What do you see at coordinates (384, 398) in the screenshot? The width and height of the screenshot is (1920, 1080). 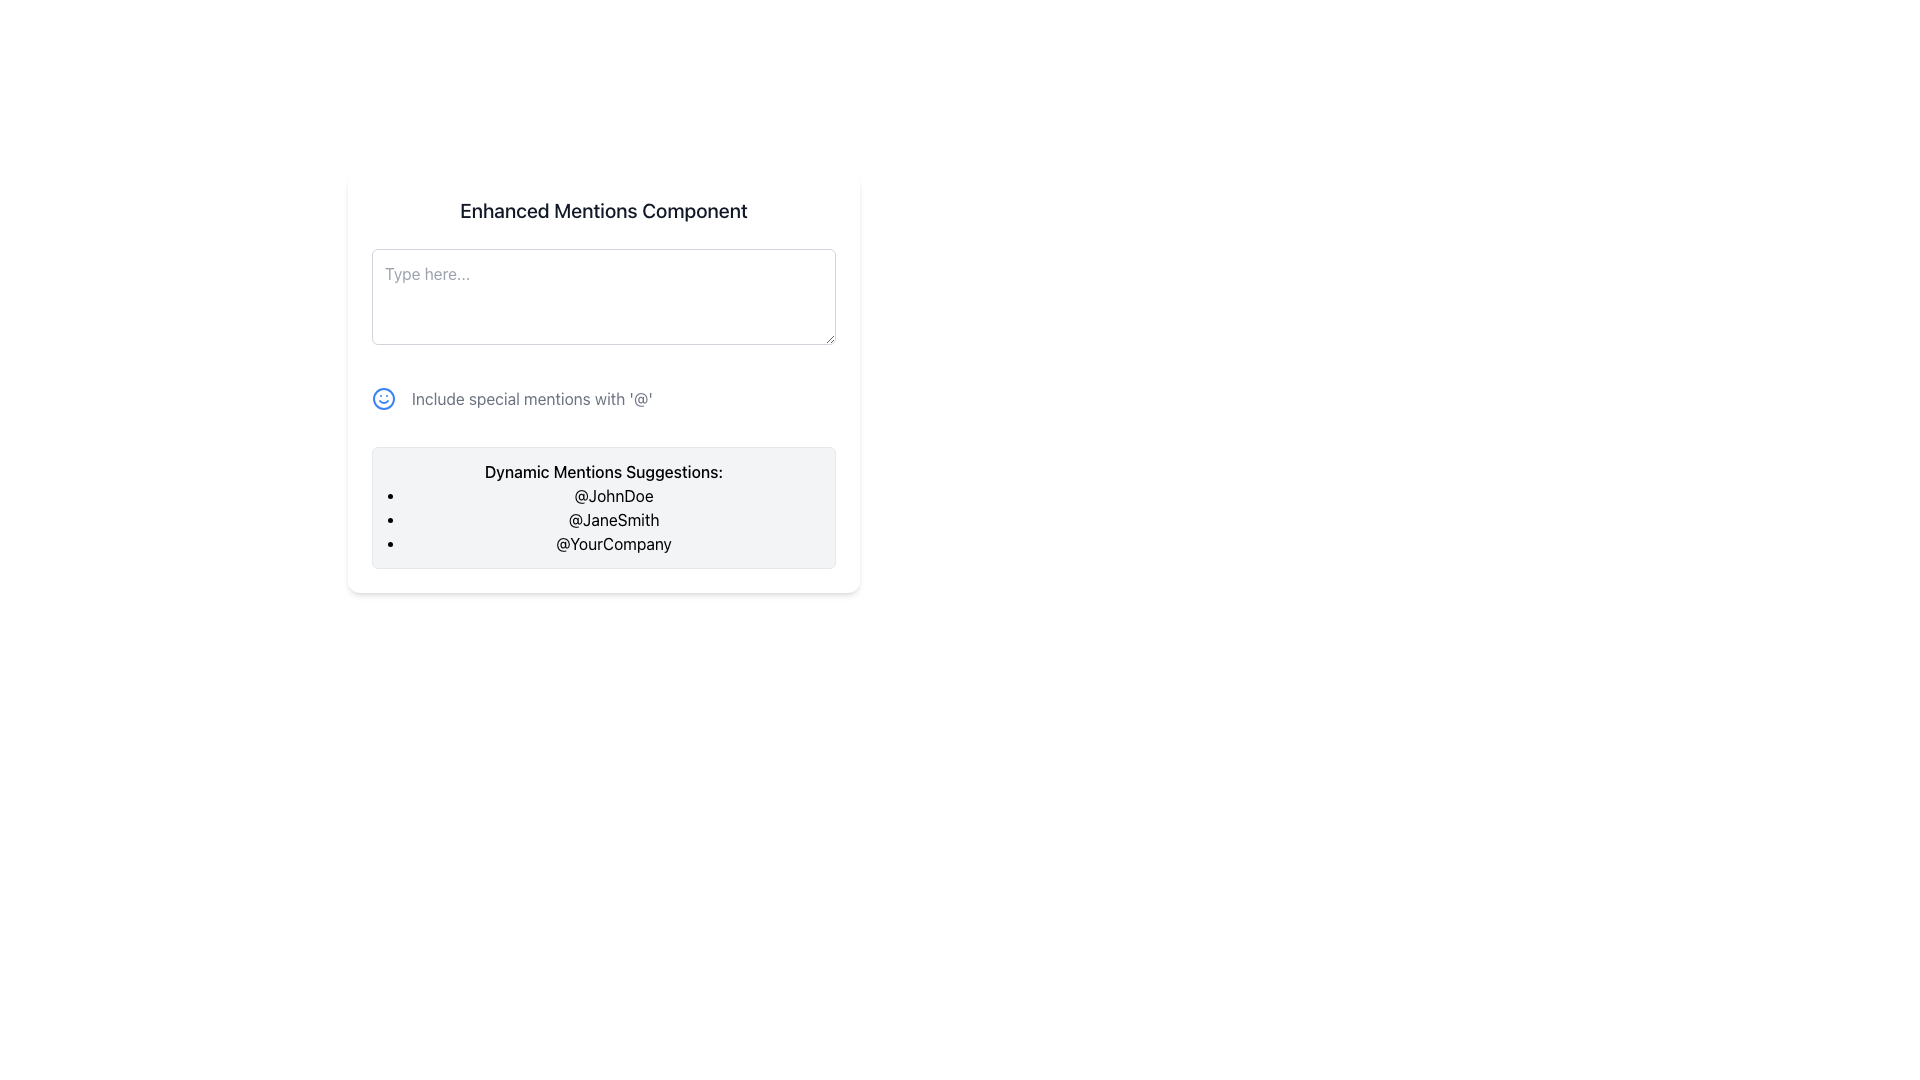 I see `the positivity icon located on the left side of the text 'Include special mentions with '@'' to indicate a friendly feature` at bounding box center [384, 398].